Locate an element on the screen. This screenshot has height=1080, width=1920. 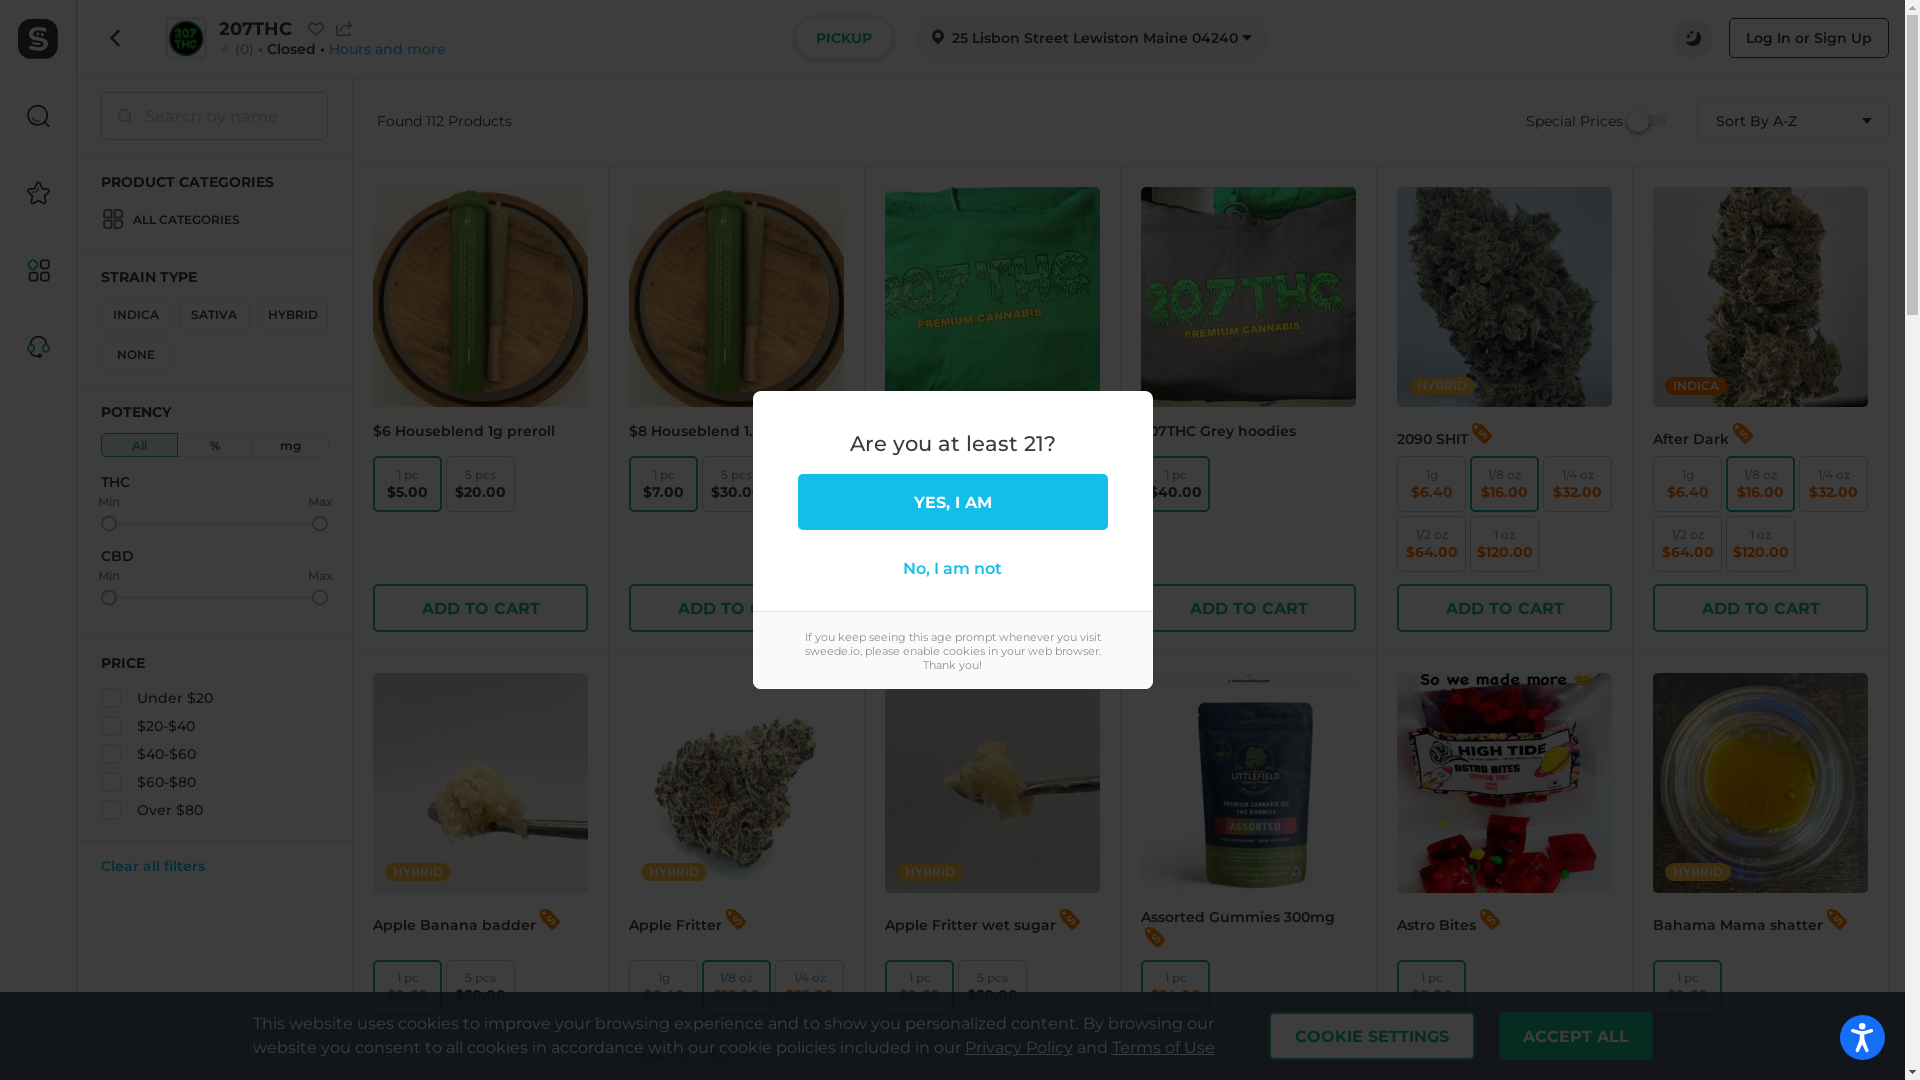
'No, I am not' is located at coordinates (952, 567).